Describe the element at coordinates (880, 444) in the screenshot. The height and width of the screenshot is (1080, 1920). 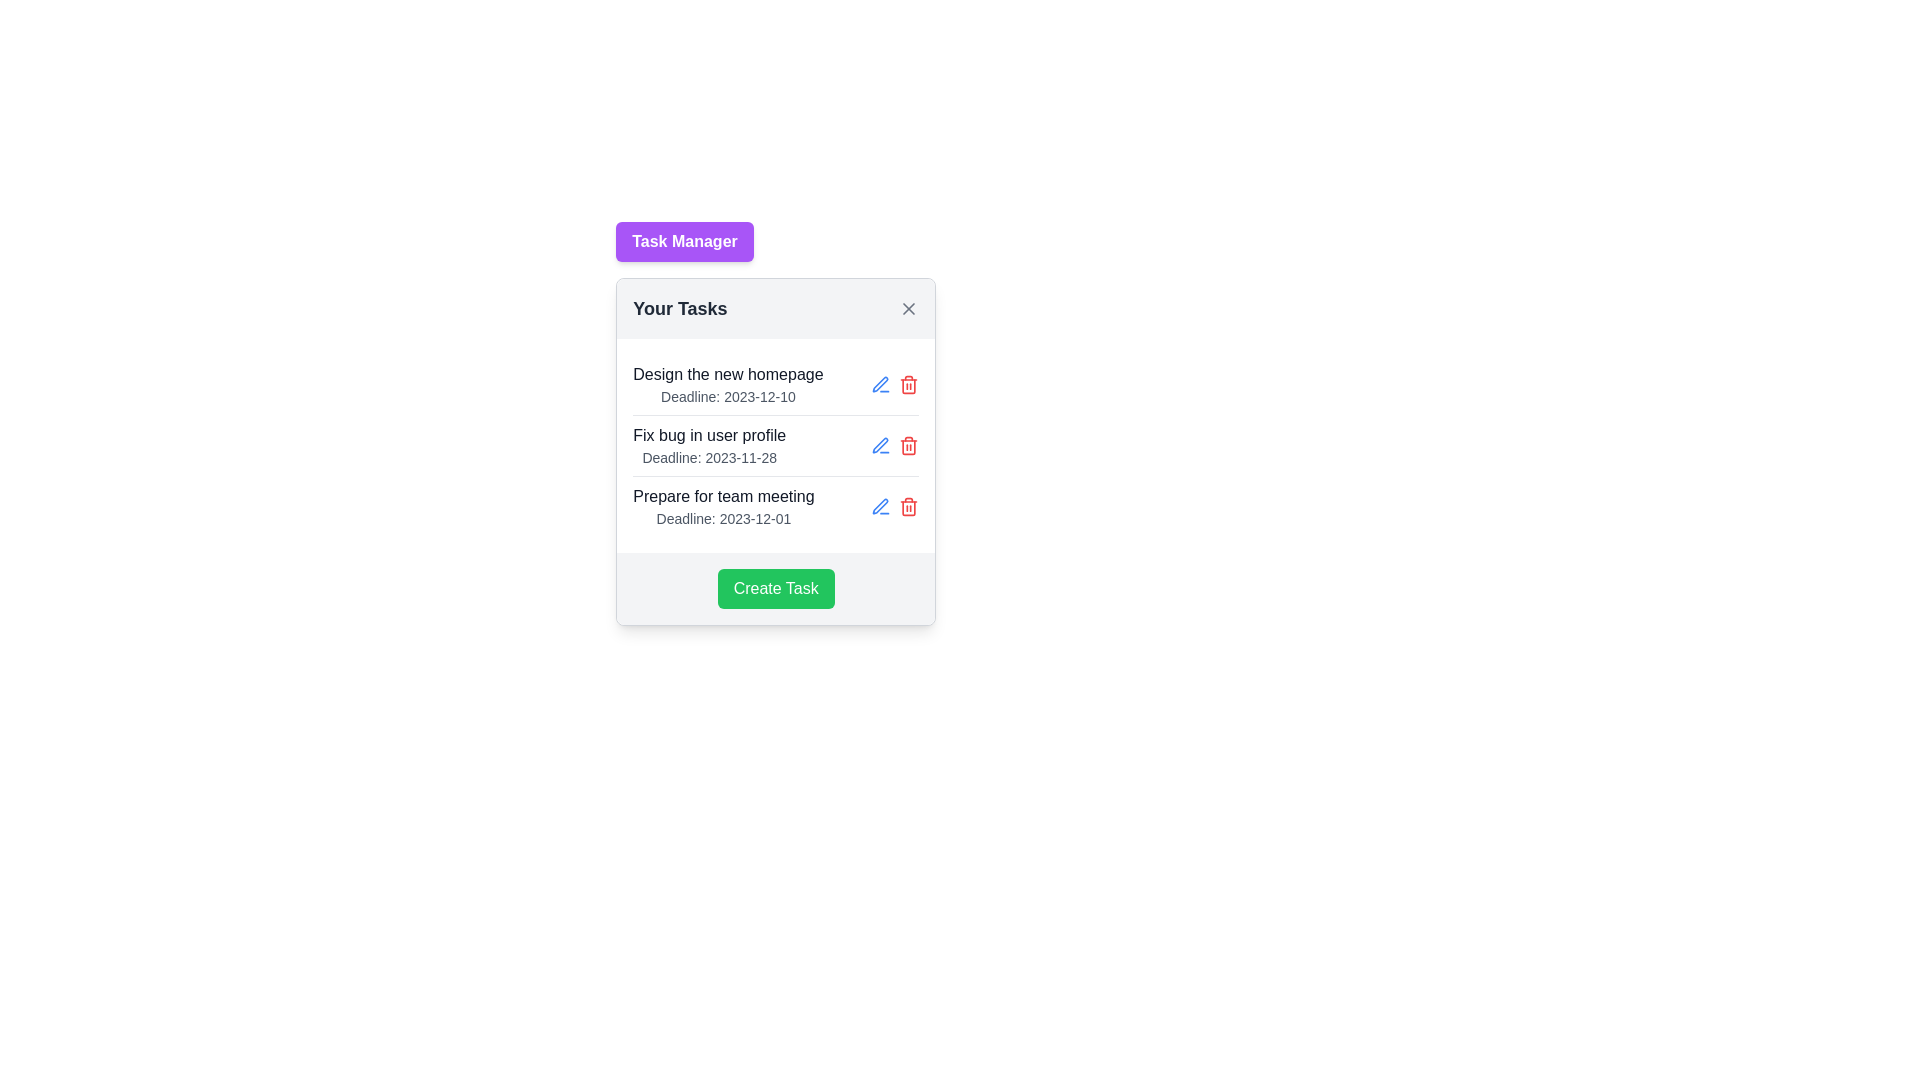
I see `the editing icon (SVG graphic) located to the right of the 'Fix bug in user profile' task entry to initiate the editing process` at that location.